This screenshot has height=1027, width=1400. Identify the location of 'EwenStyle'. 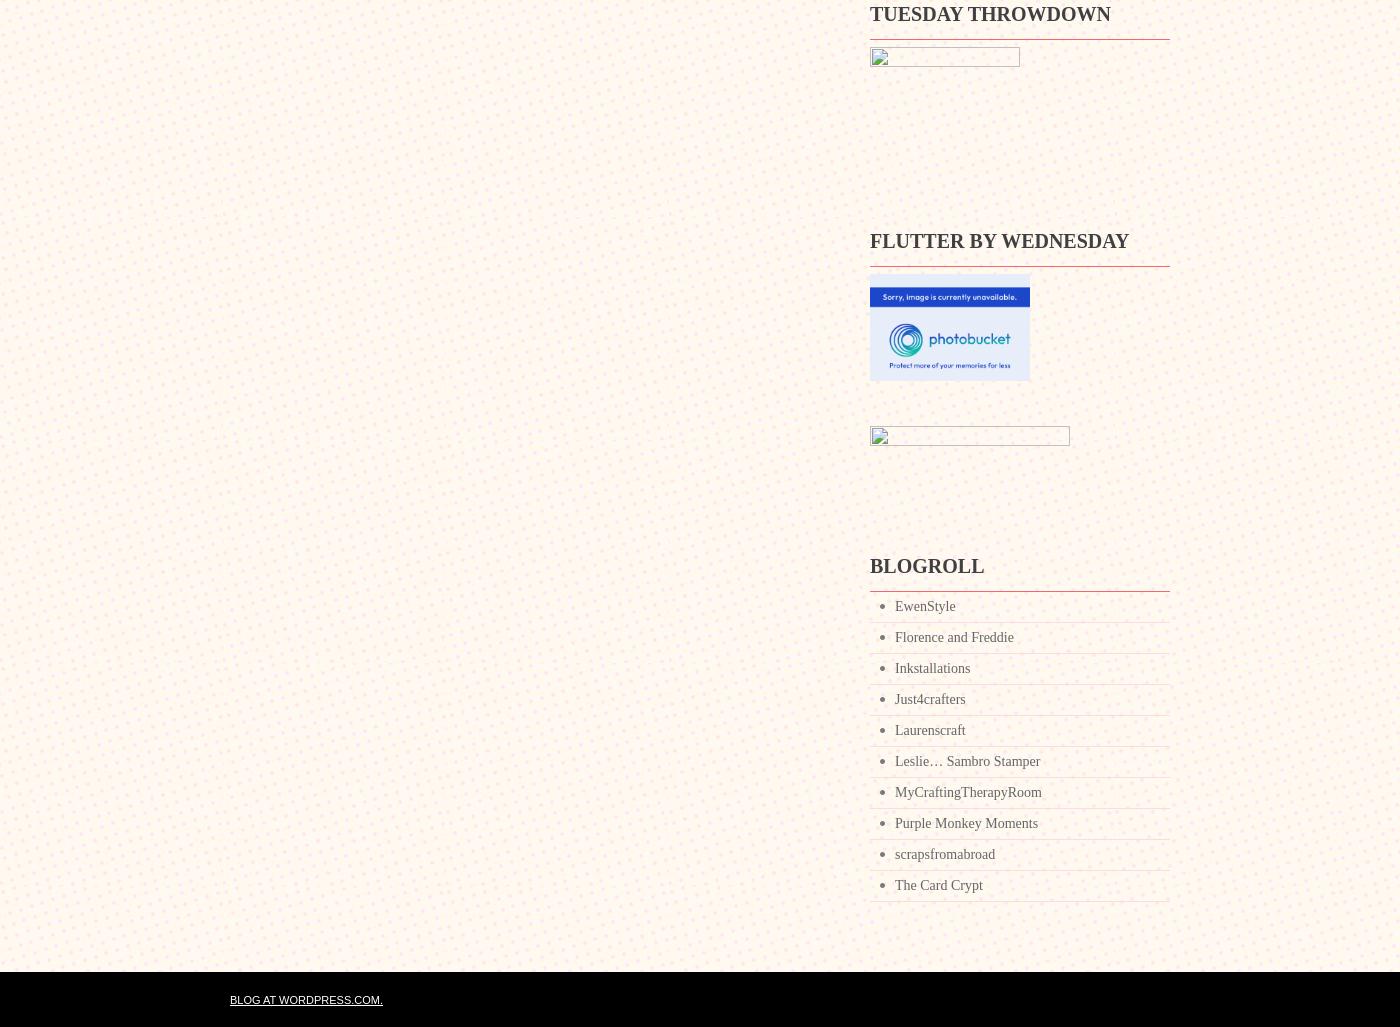
(894, 605).